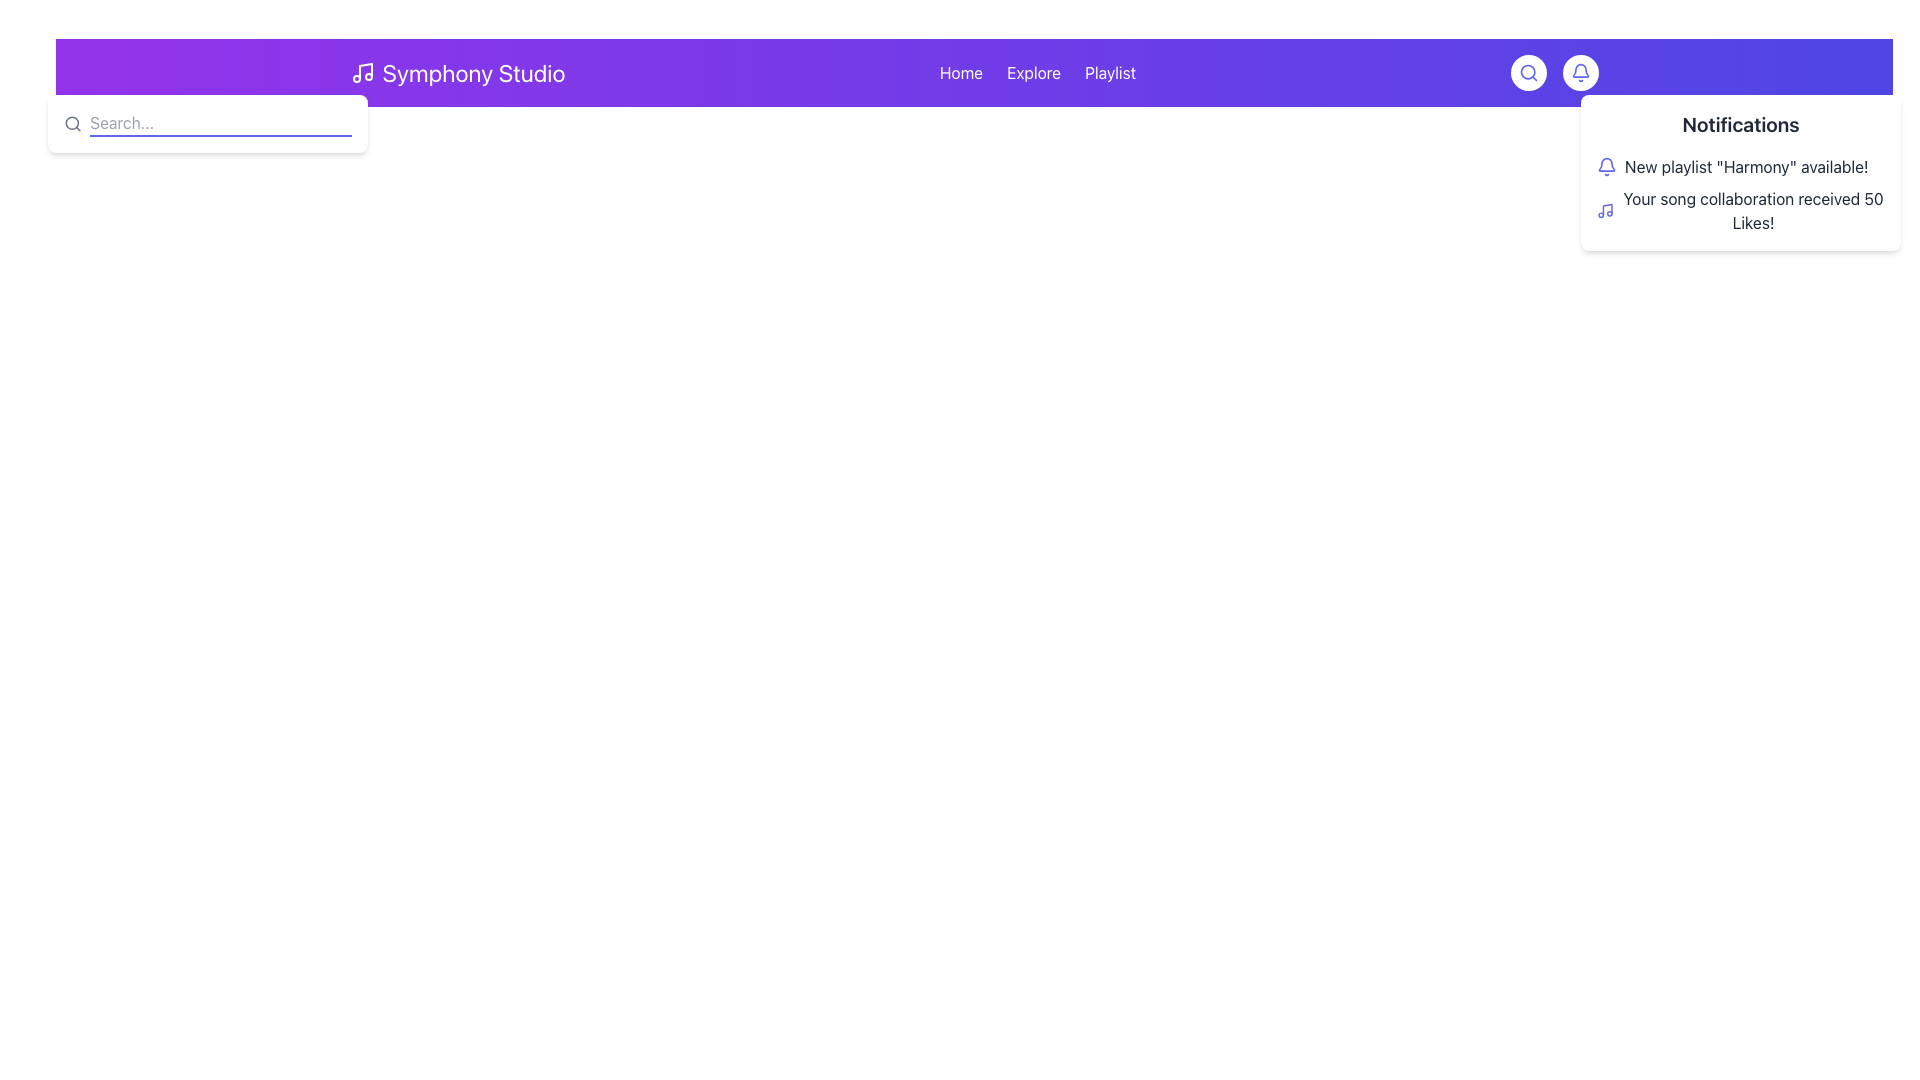 The image size is (1920, 1080). I want to click on the musical theme icon at the start of the notification stating 'Your song collaboration received 50 Likes!' in the notifications dropdown menu, so click(1605, 211).